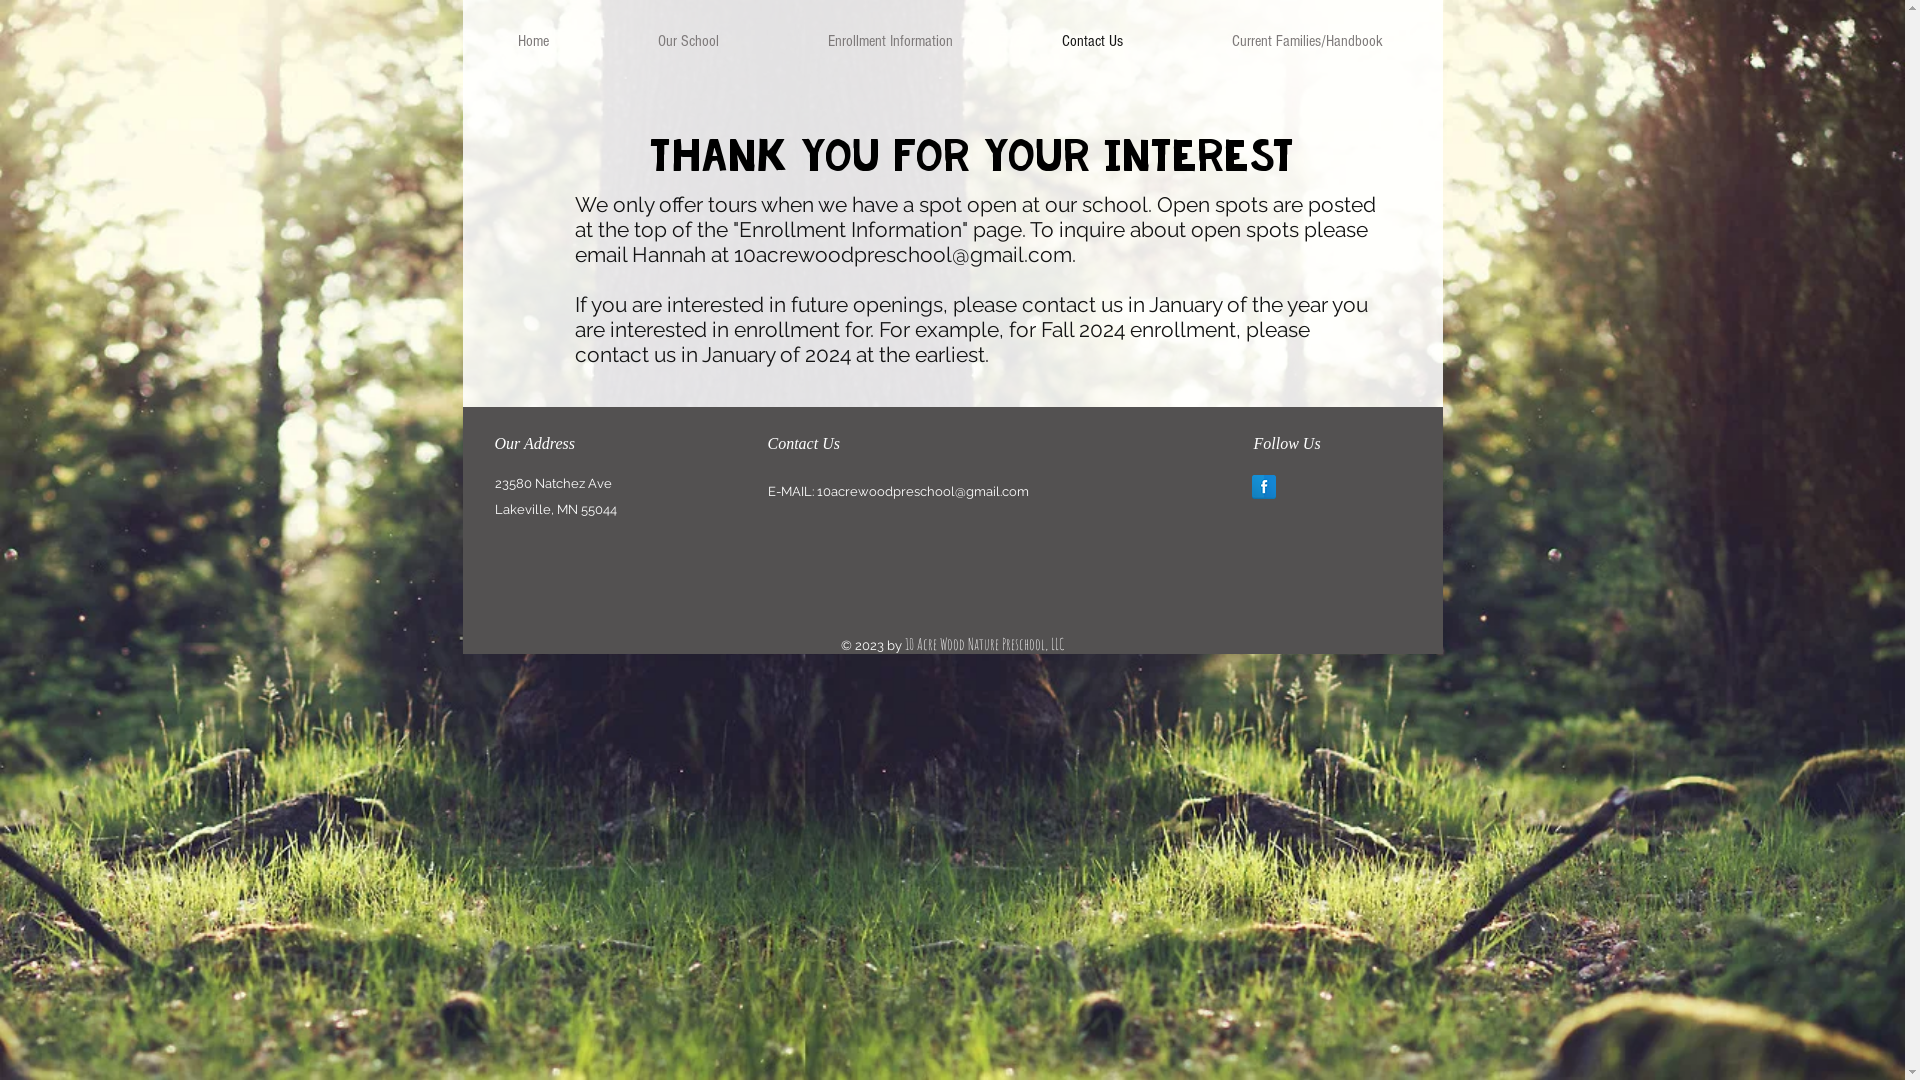  What do you see at coordinates (901, 253) in the screenshot?
I see `'10acrewoodpreschool@gmail.com'` at bounding box center [901, 253].